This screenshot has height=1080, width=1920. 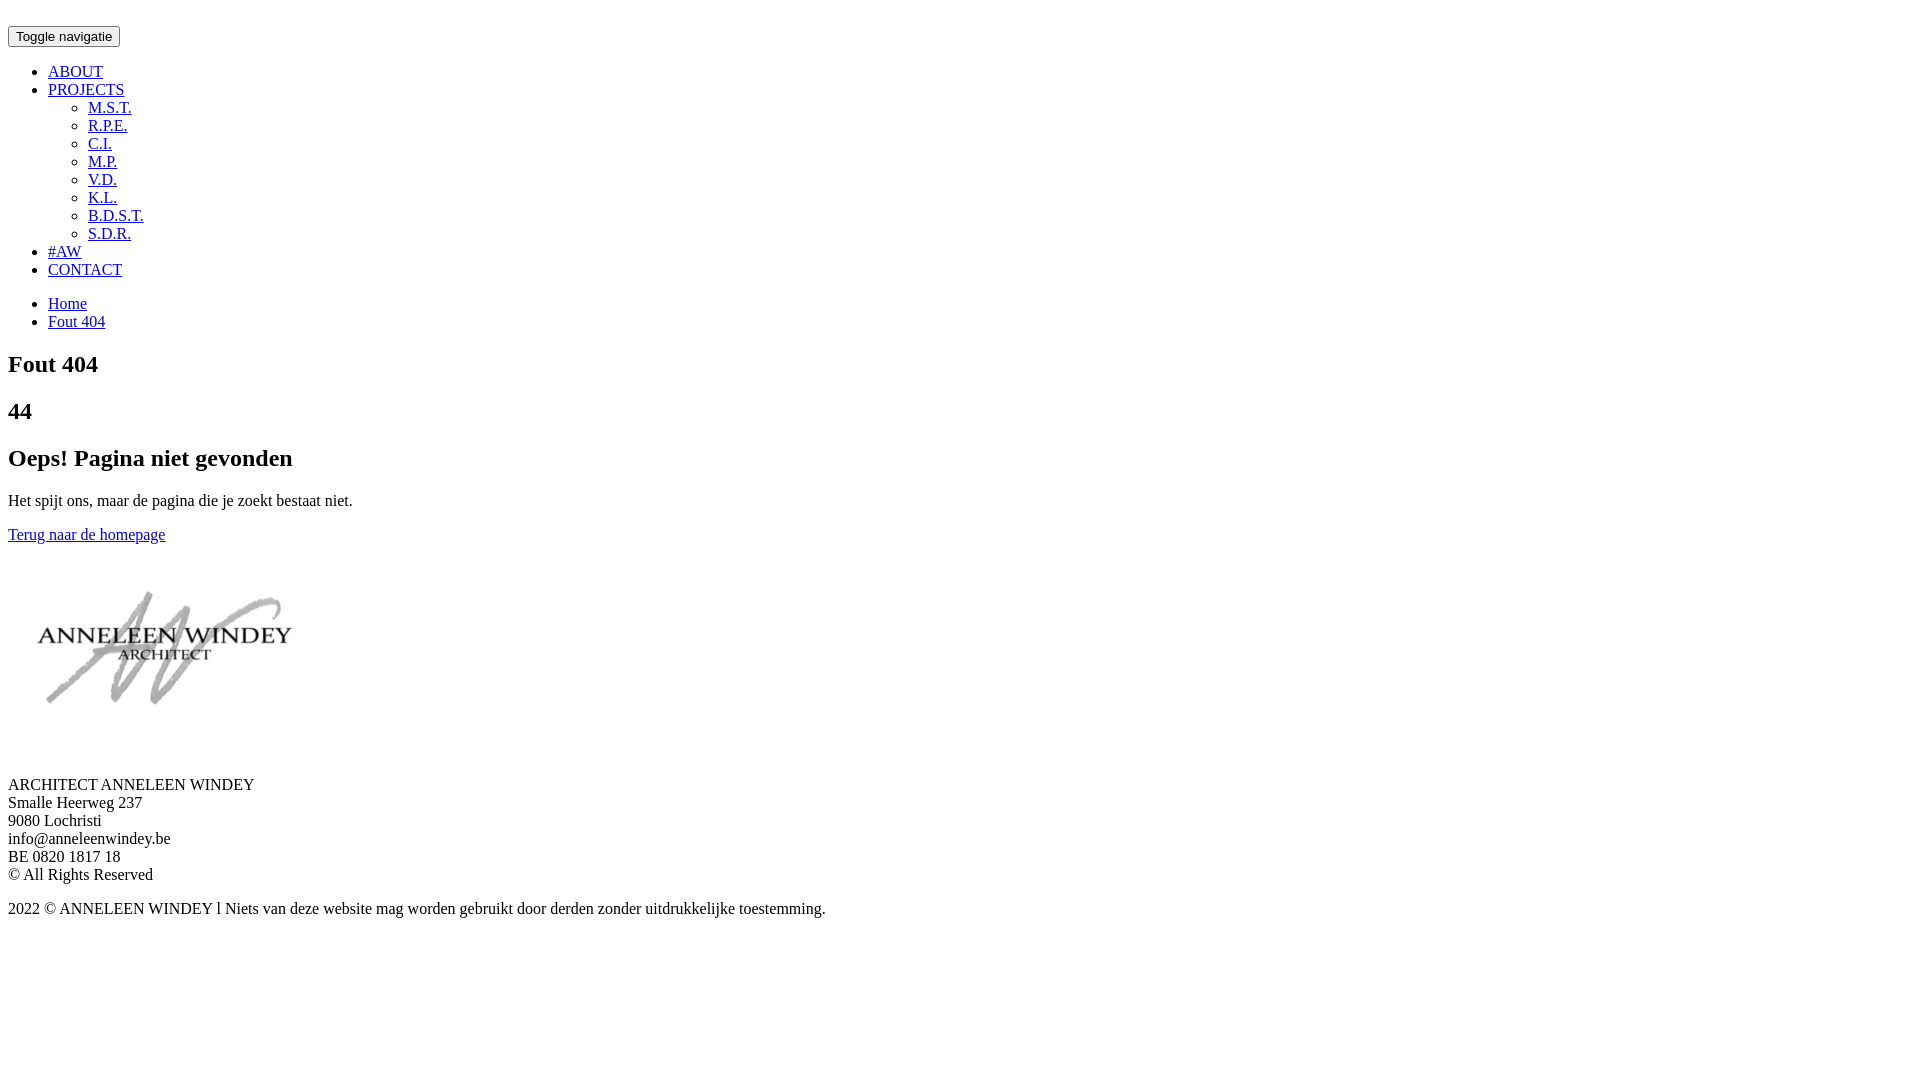 I want to click on 'Fout 404', so click(x=76, y=320).